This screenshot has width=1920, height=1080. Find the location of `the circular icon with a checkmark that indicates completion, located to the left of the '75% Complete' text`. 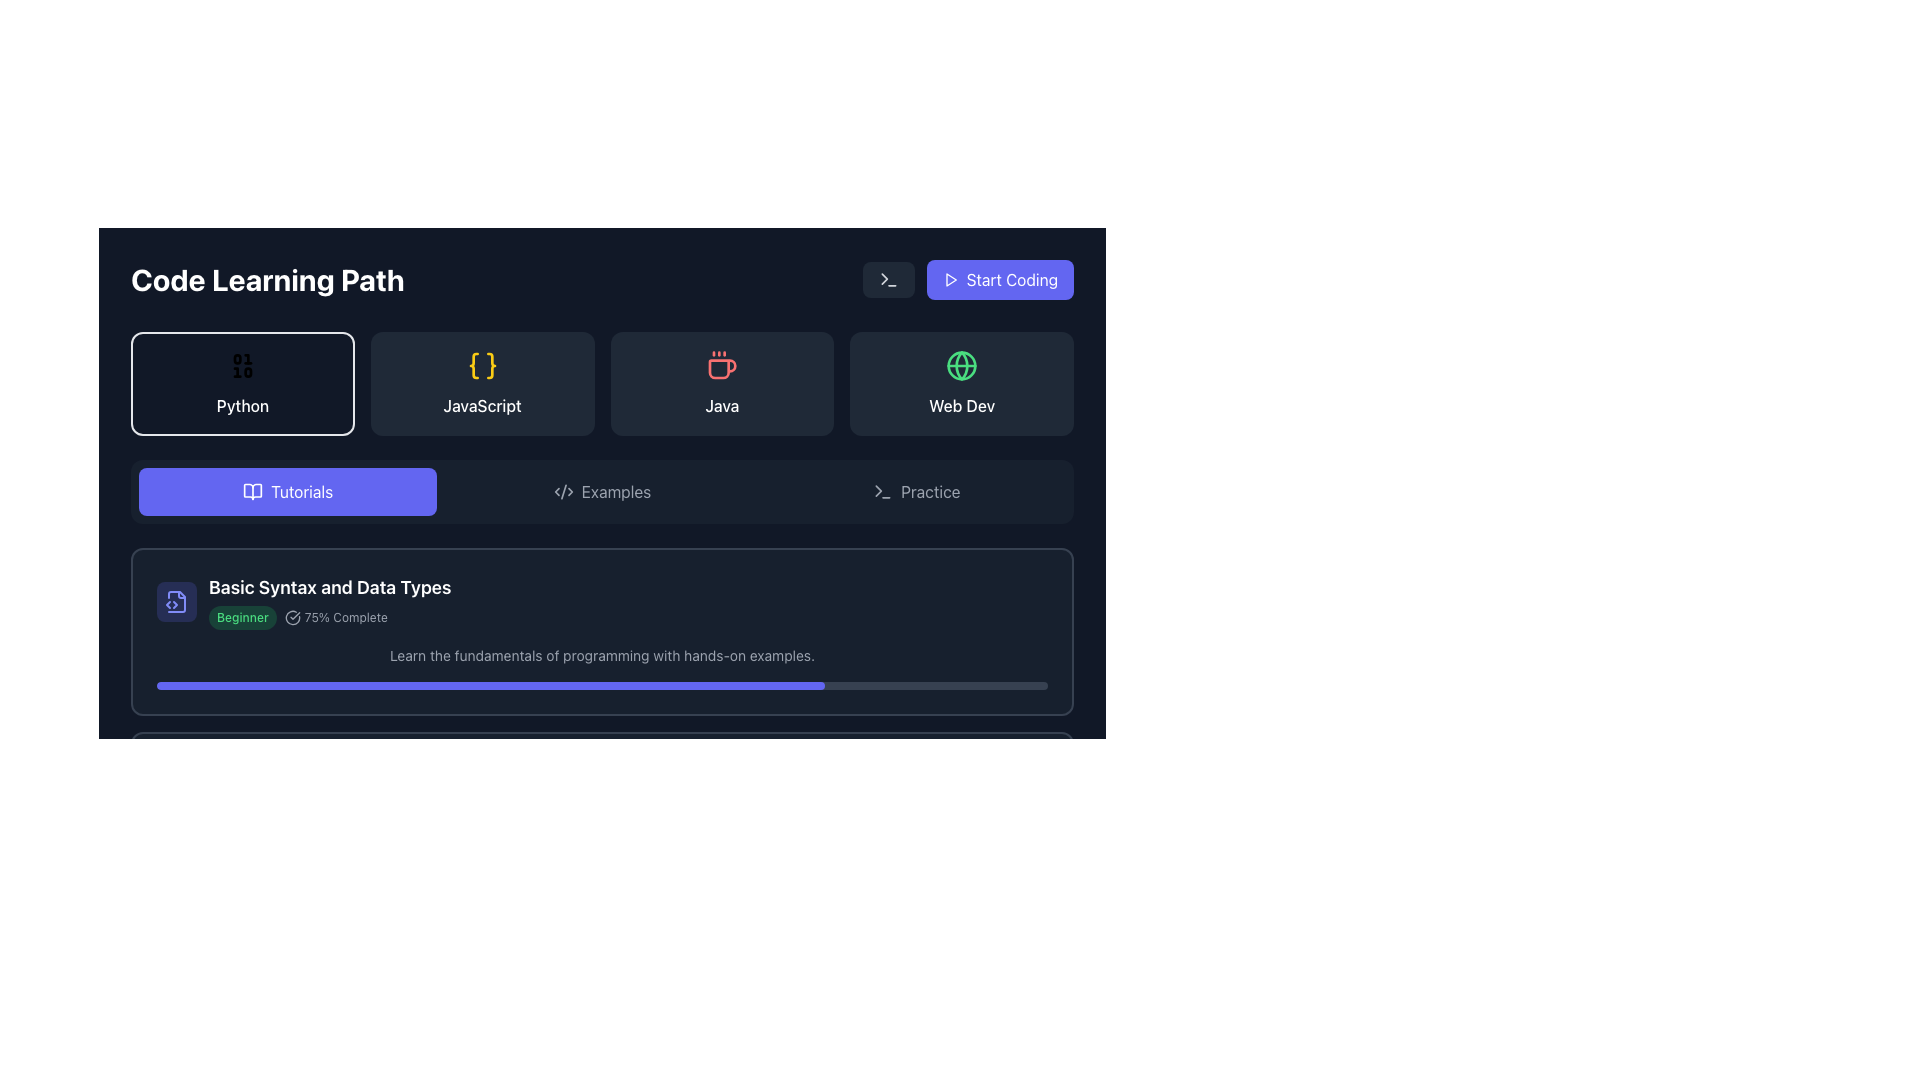

the circular icon with a checkmark that indicates completion, located to the left of the '75% Complete' text is located at coordinates (291, 616).